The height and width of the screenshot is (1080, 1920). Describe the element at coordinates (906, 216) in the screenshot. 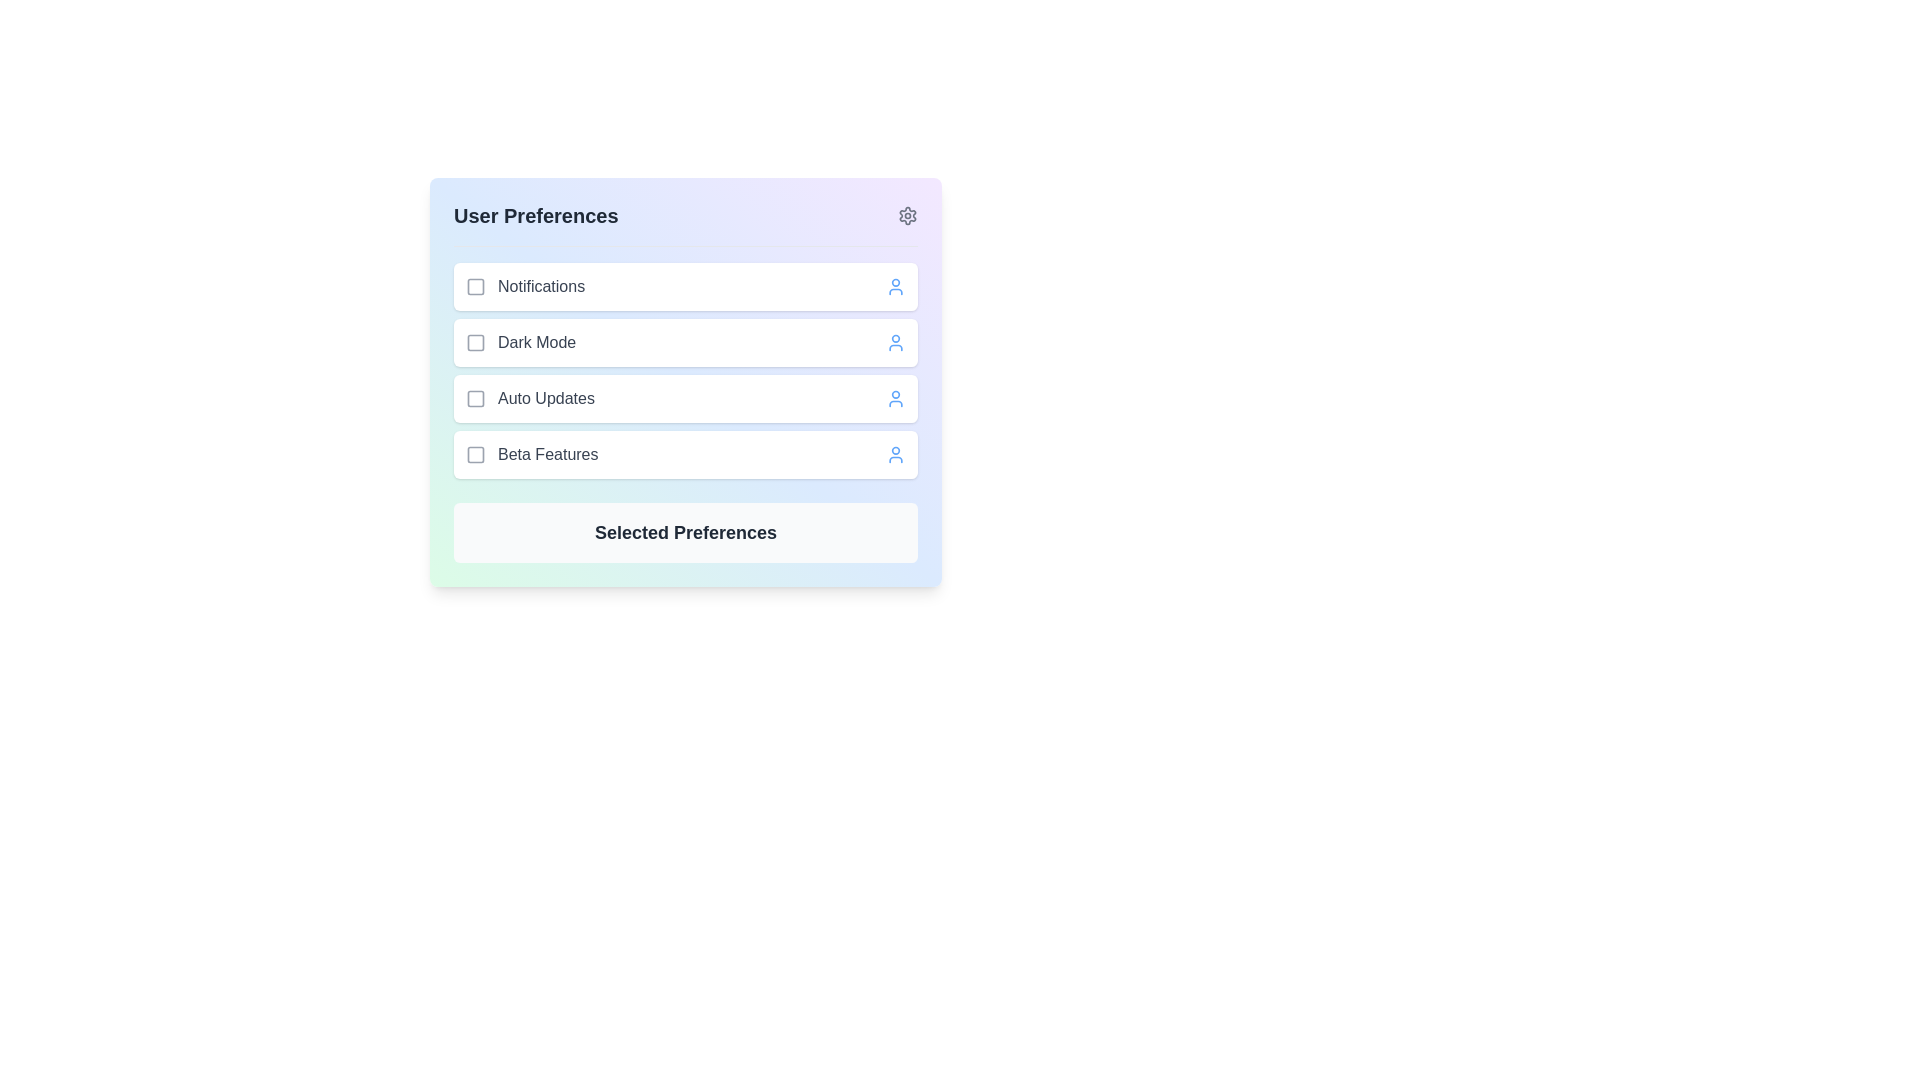

I see `the gear icon located in the header section labeled 'User Preferences'` at that location.